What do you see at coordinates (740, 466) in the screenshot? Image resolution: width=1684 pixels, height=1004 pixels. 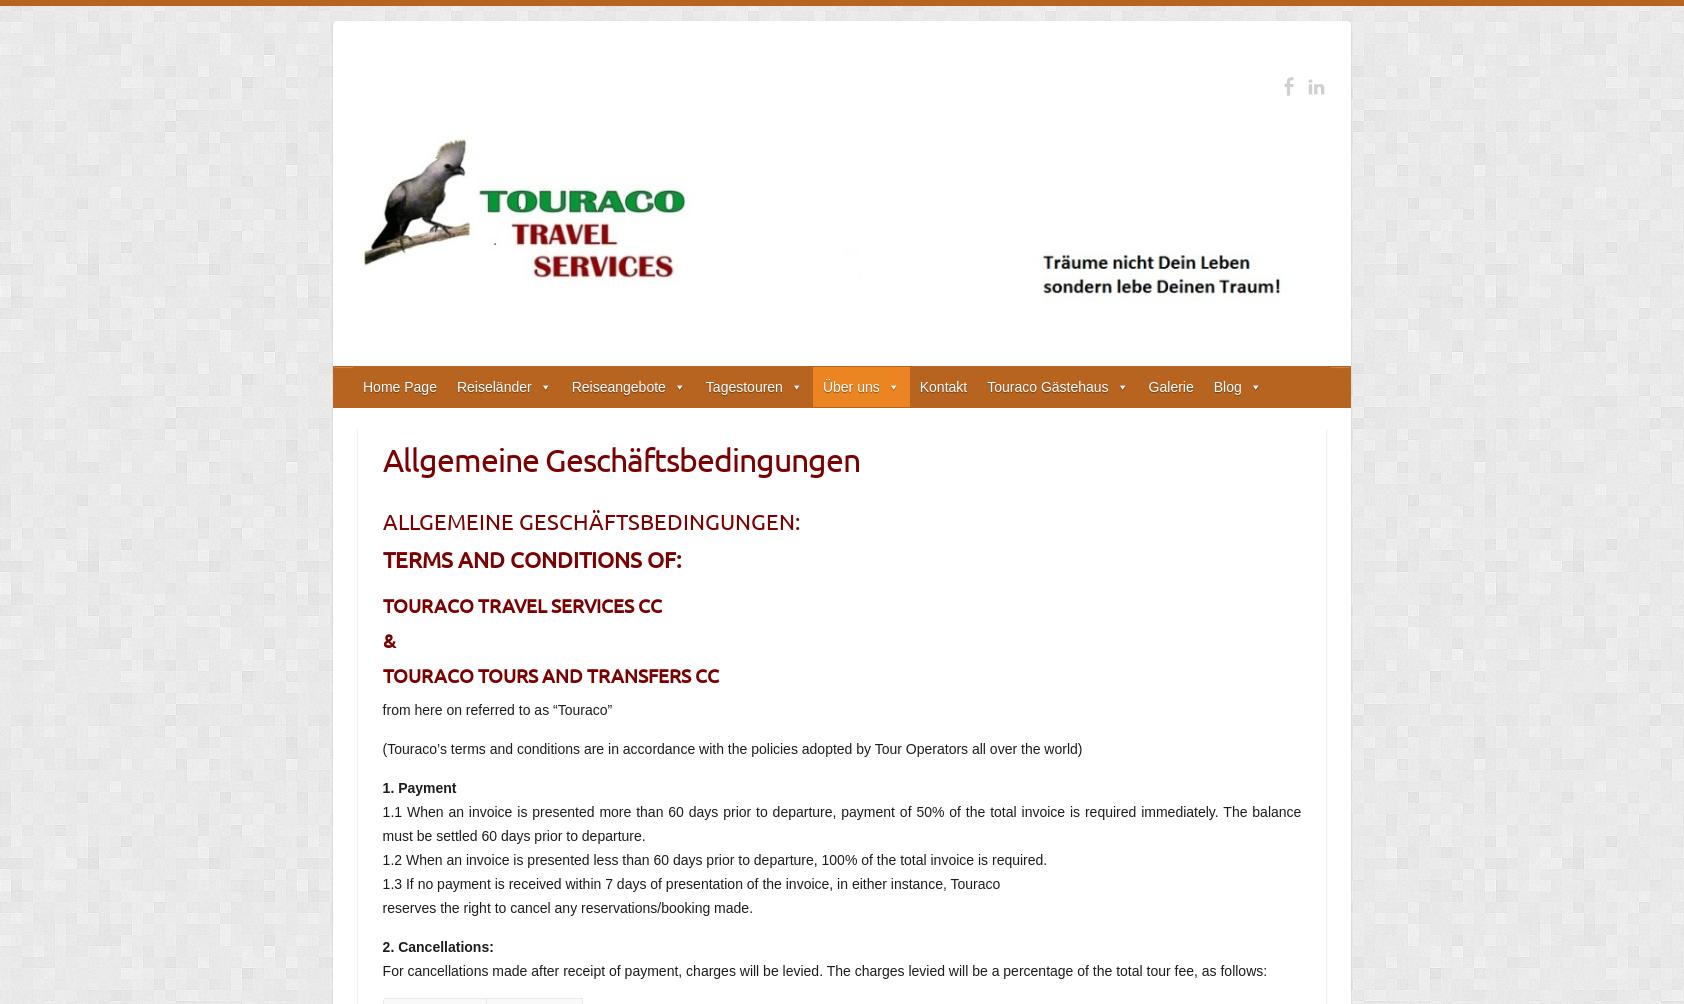 I see `'Alle Safaris'` at bounding box center [740, 466].